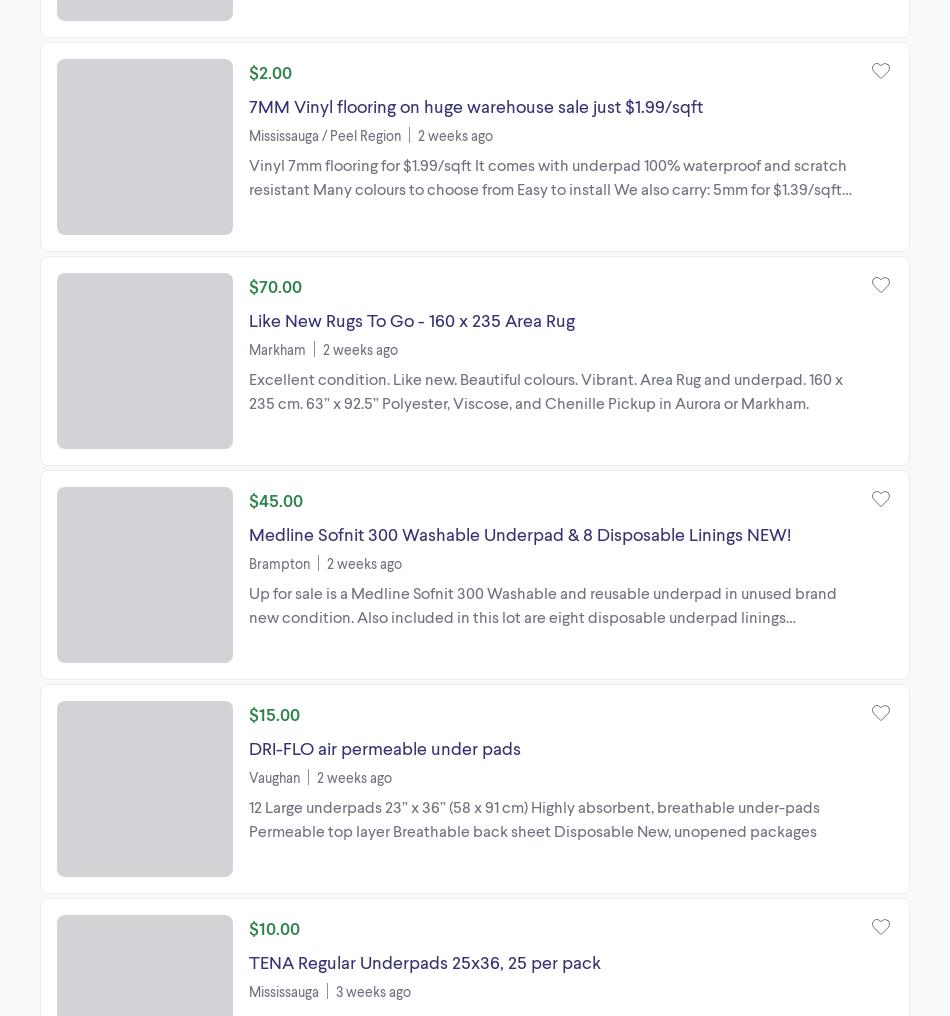  I want to click on 'DRI-FLO air permeable under pads', so click(384, 746).